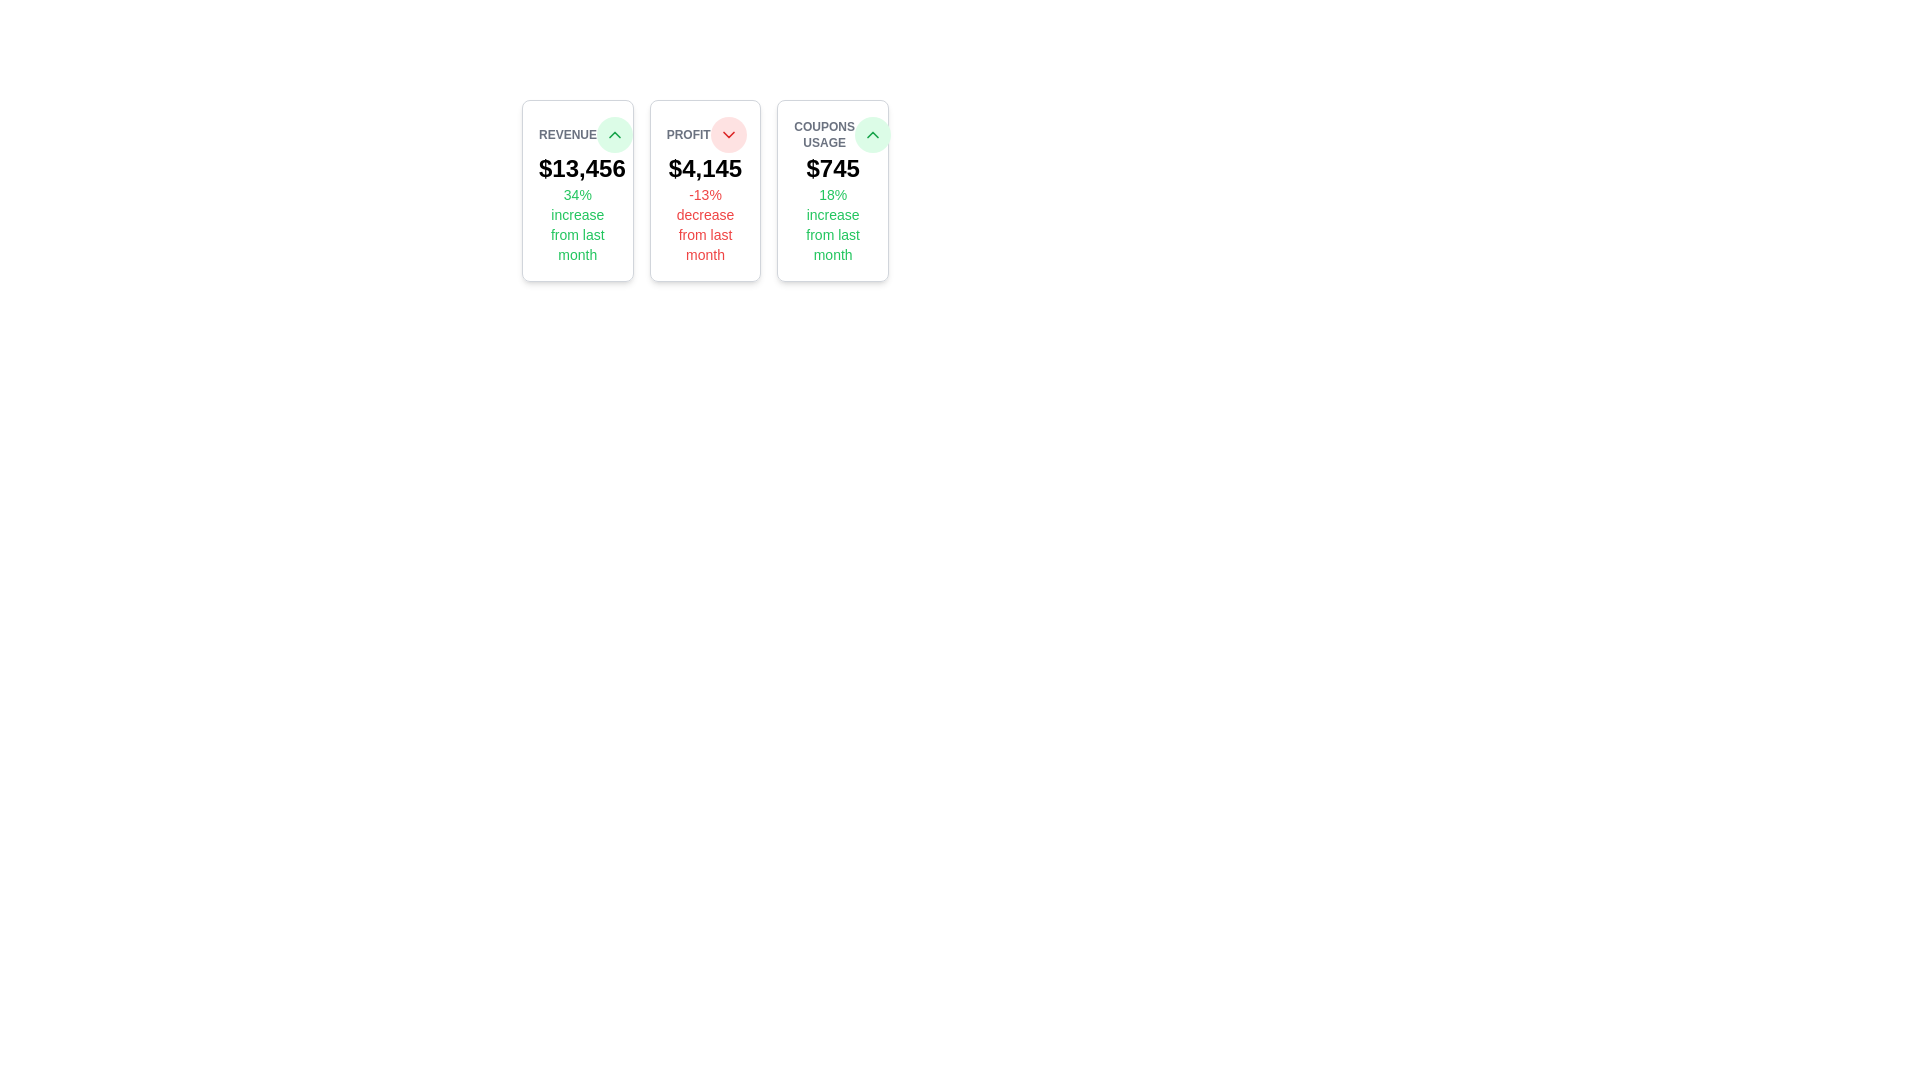 The image size is (1920, 1080). Describe the element at coordinates (833, 191) in the screenshot. I see `the informational card displaying 'Coupons usage' with a large bold number '$745' and a green upward arrow icon at the top right` at that location.